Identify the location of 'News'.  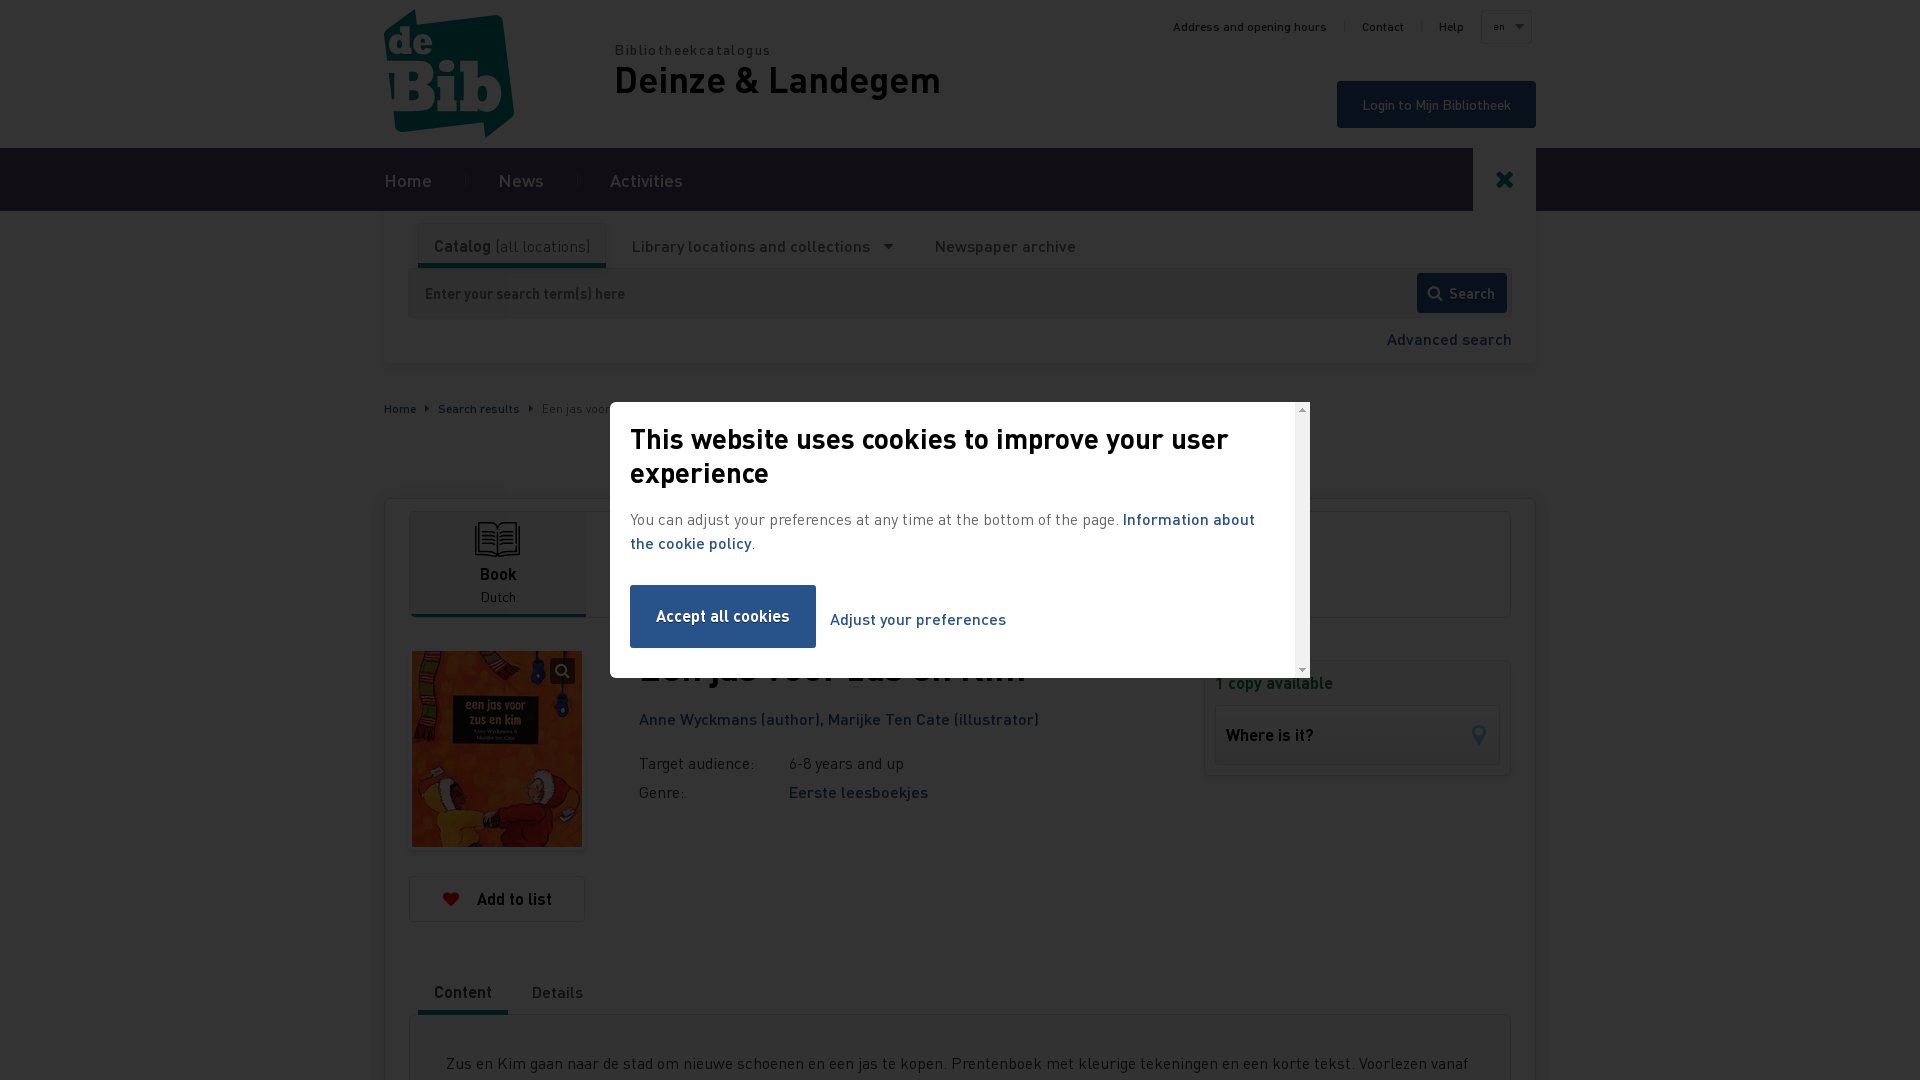
(521, 178).